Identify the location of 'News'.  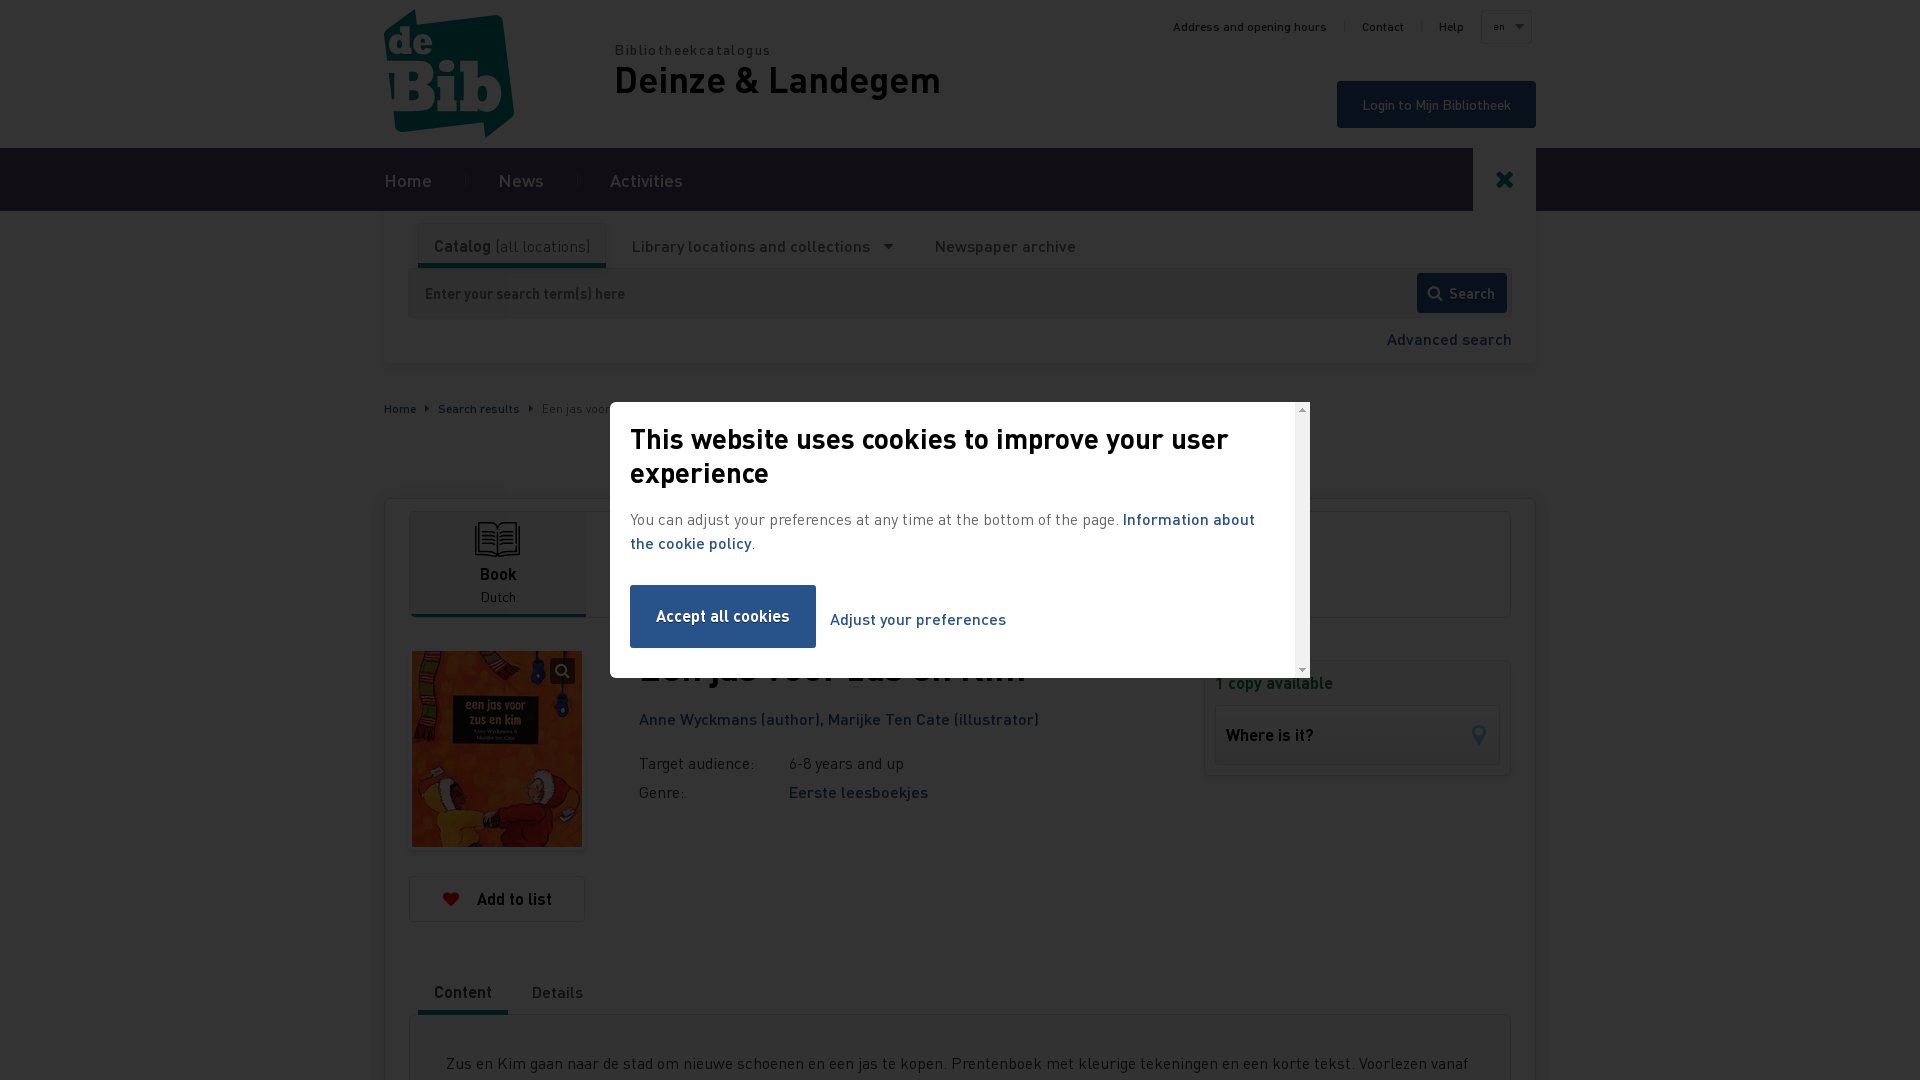
(521, 178).